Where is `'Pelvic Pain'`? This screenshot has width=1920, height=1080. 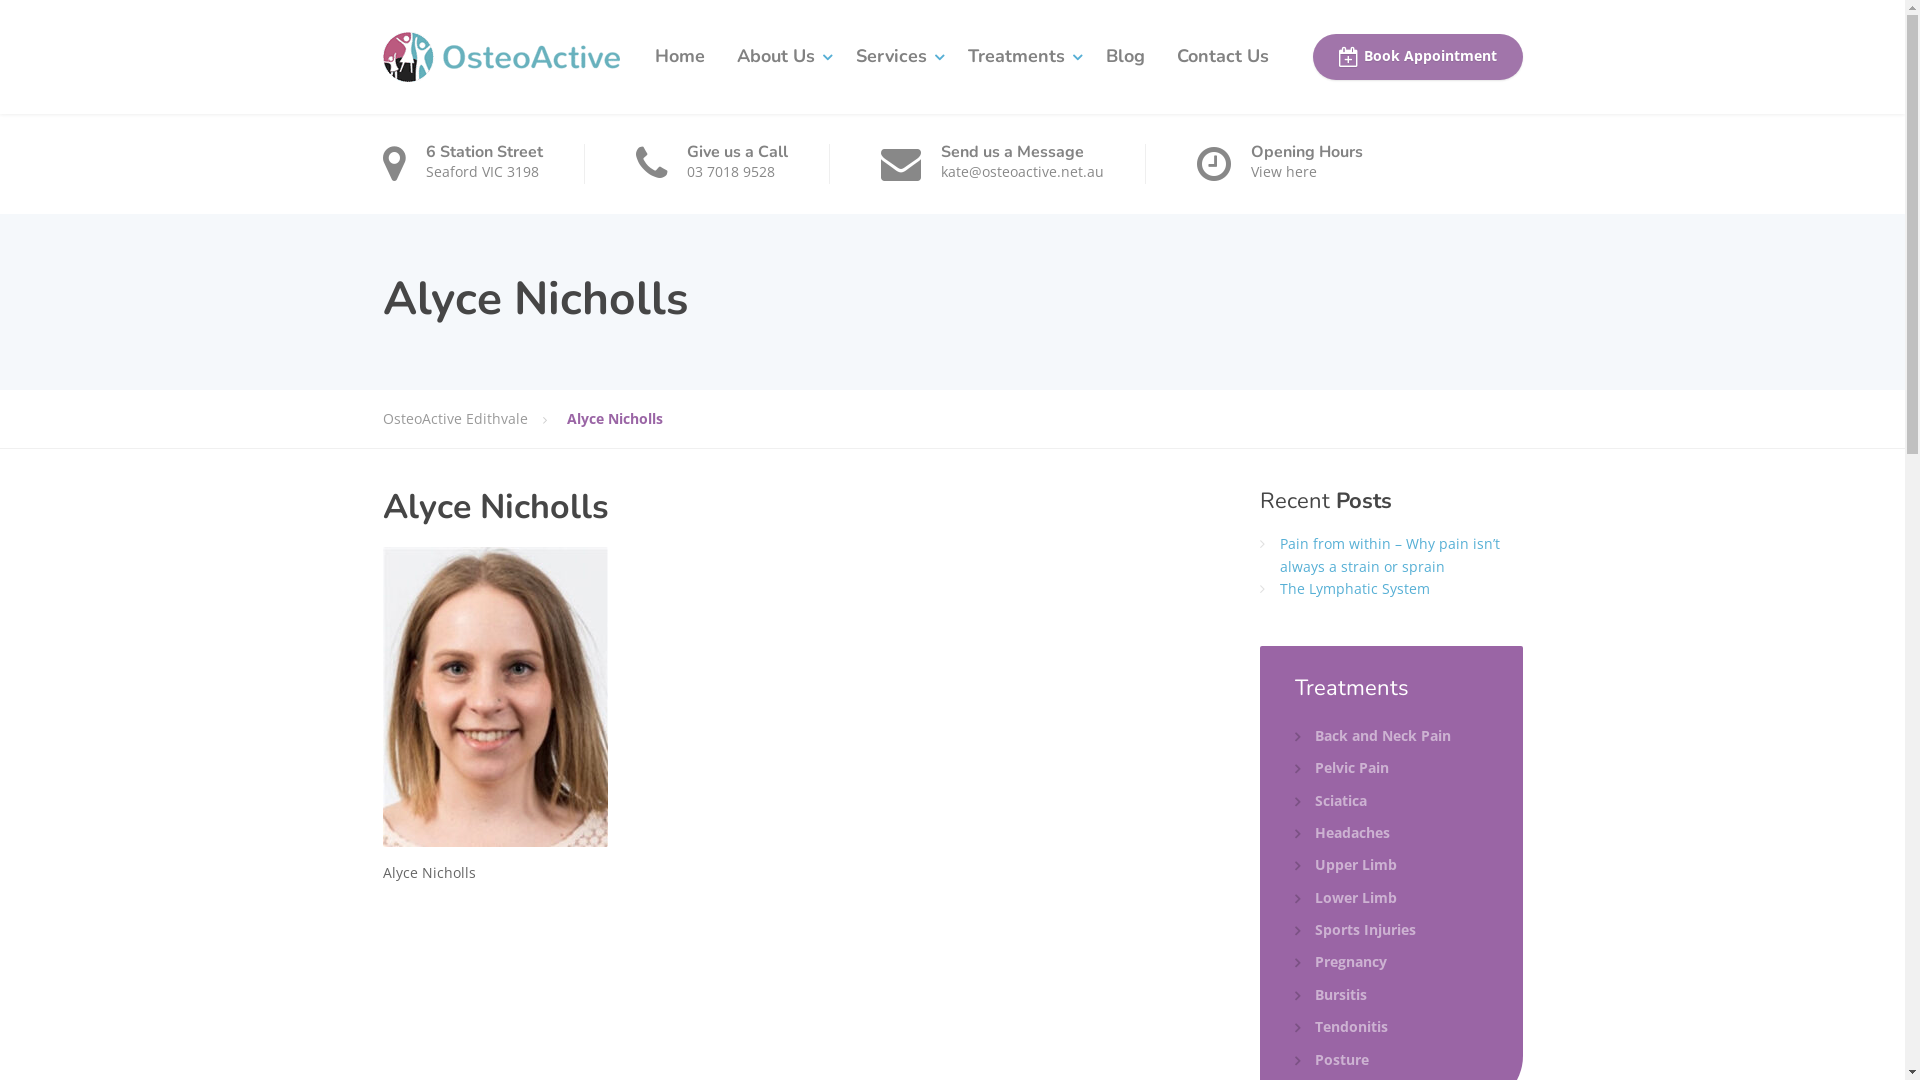
'Pelvic Pain' is located at coordinates (1342, 766).